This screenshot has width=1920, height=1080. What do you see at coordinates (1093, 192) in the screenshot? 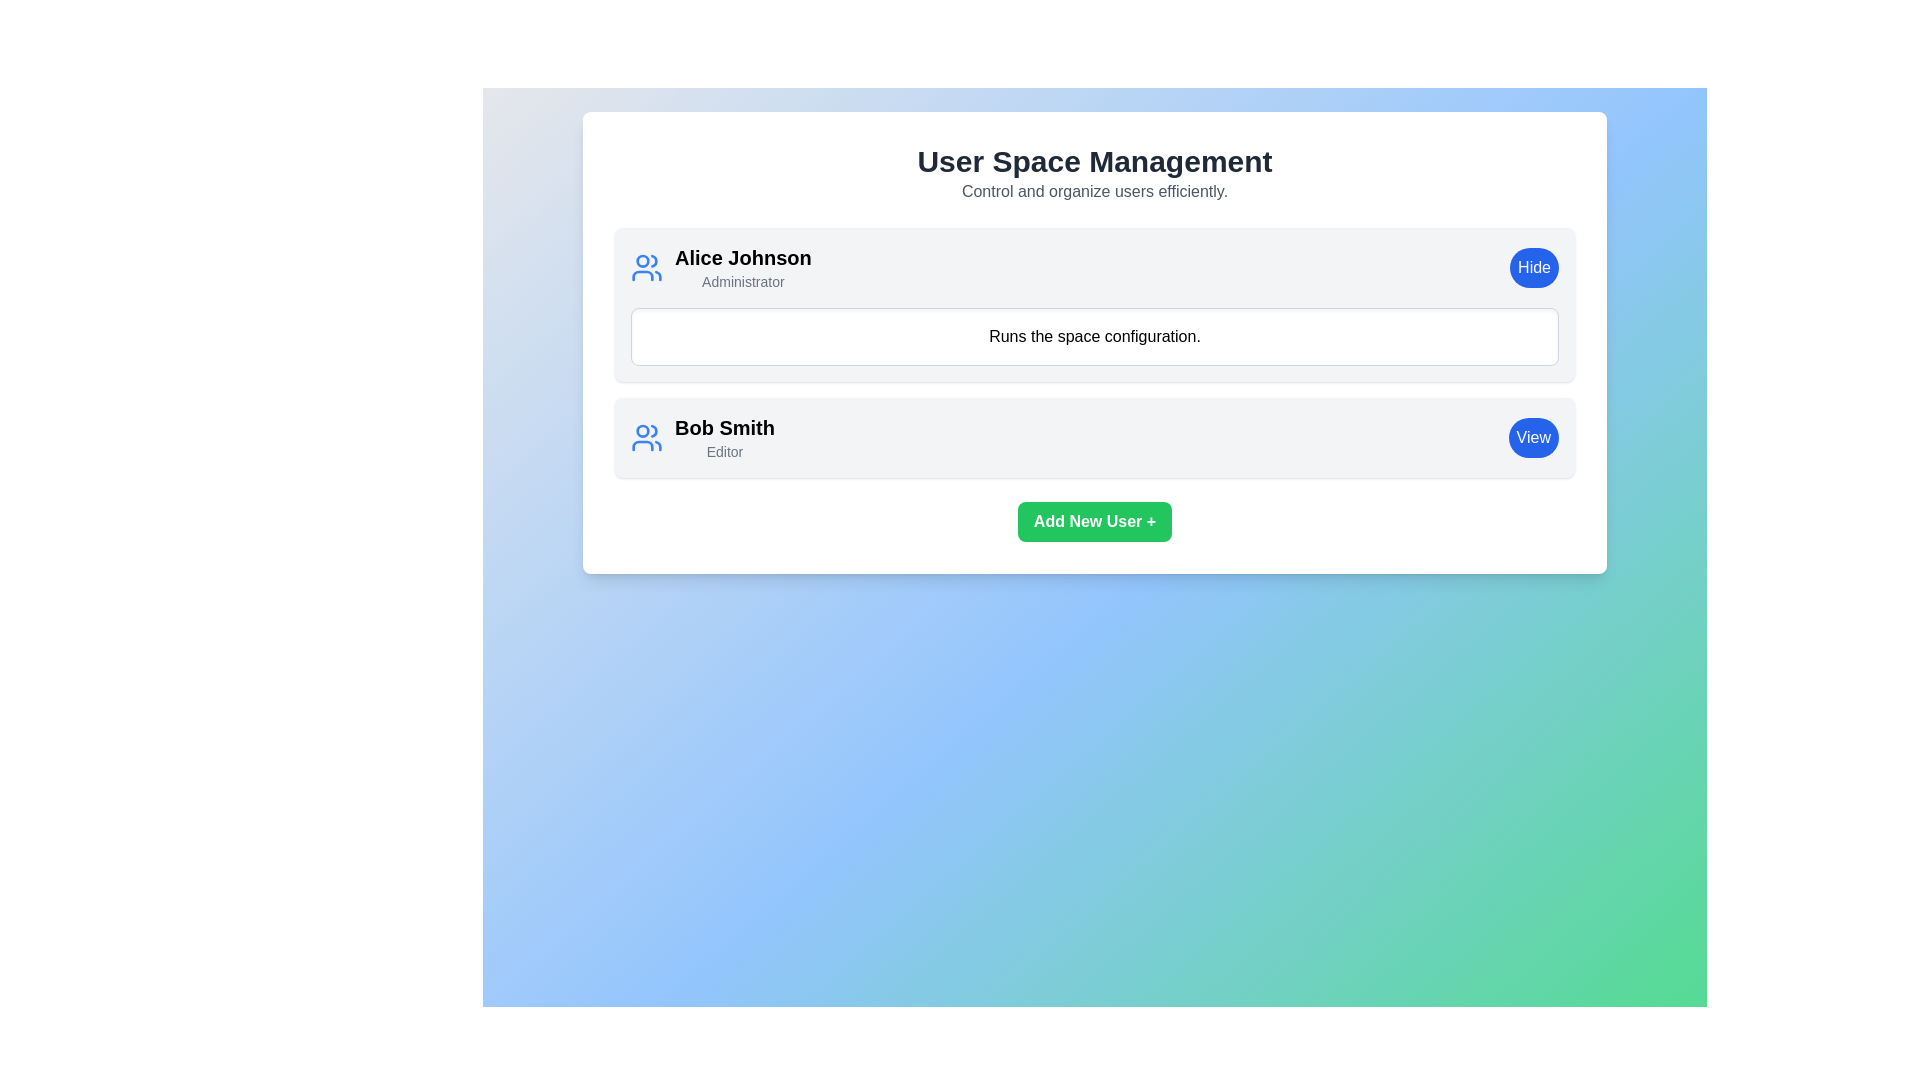
I see `the static text displaying 'Control and organize users efficiently.' which is positioned beneath the title 'User Space Management'` at bounding box center [1093, 192].